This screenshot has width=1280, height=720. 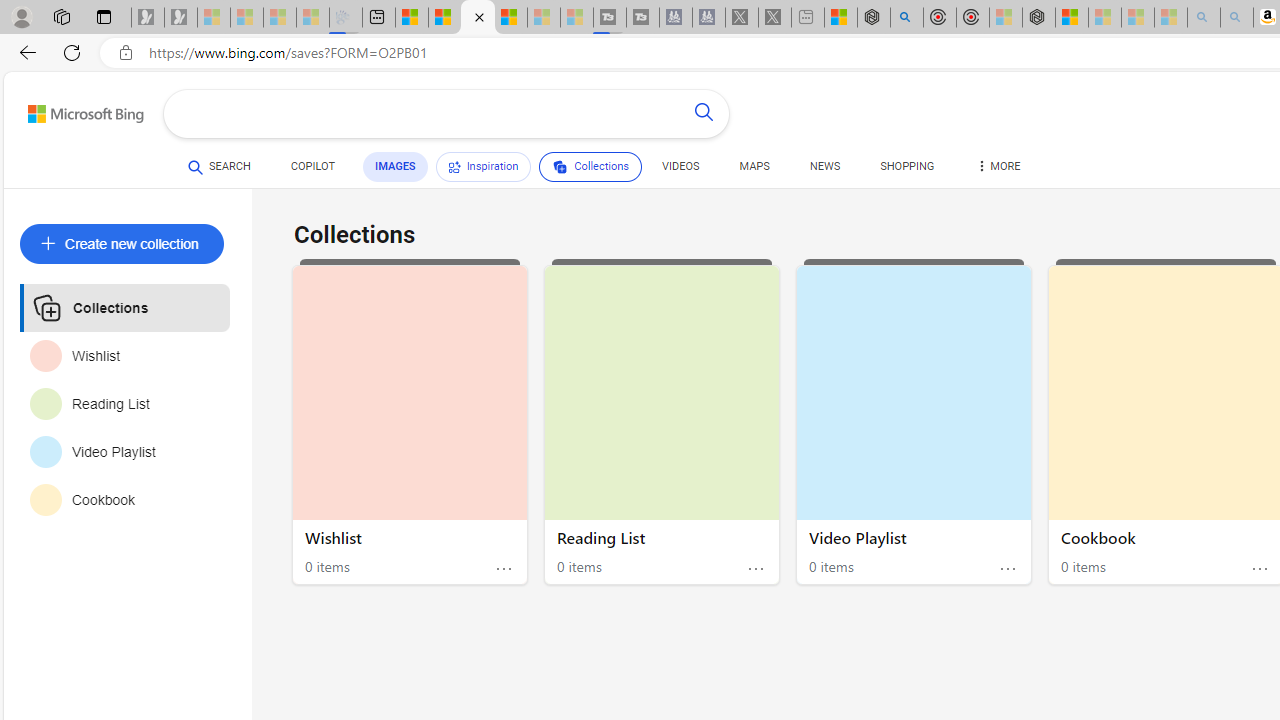 What do you see at coordinates (704, 114) in the screenshot?
I see `'Search button'` at bounding box center [704, 114].